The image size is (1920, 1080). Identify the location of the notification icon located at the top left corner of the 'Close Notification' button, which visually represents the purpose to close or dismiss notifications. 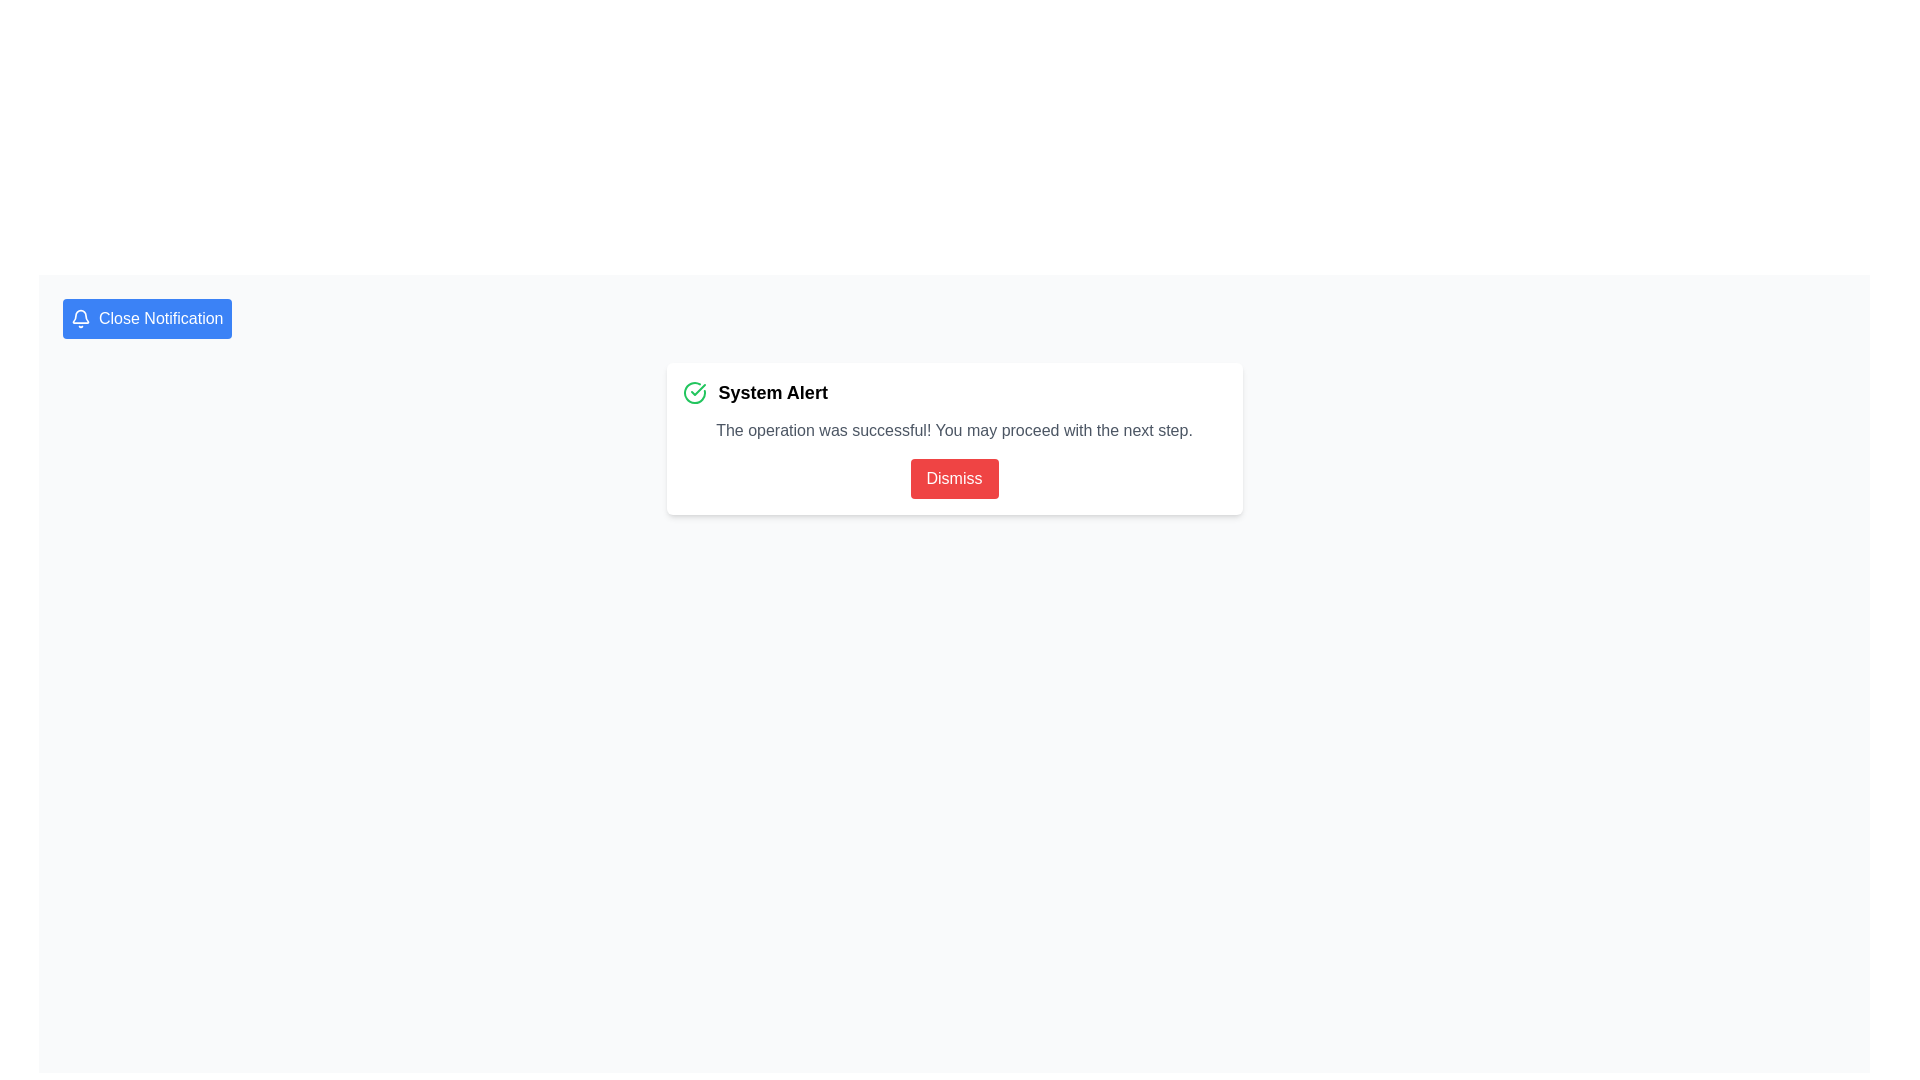
(80, 318).